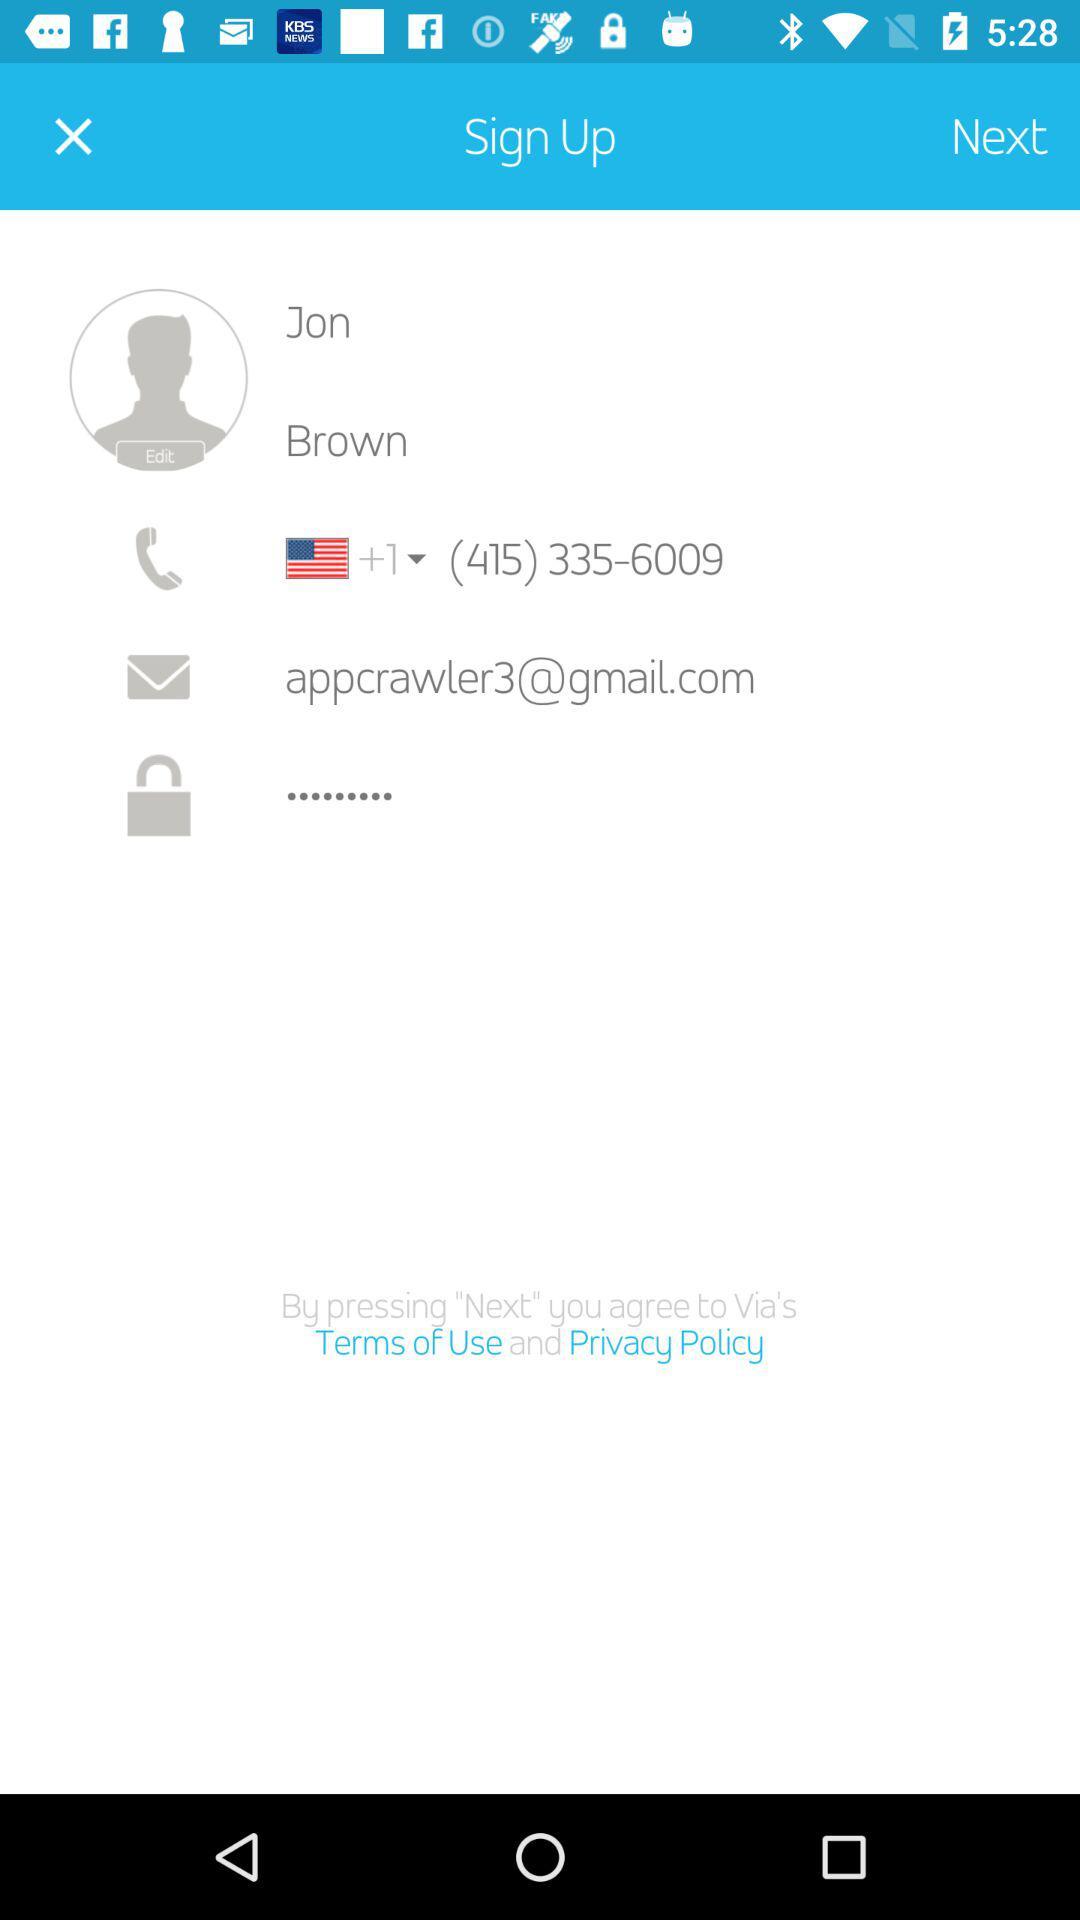  What do you see at coordinates (538, 1324) in the screenshot?
I see `the by pressing next icon` at bounding box center [538, 1324].